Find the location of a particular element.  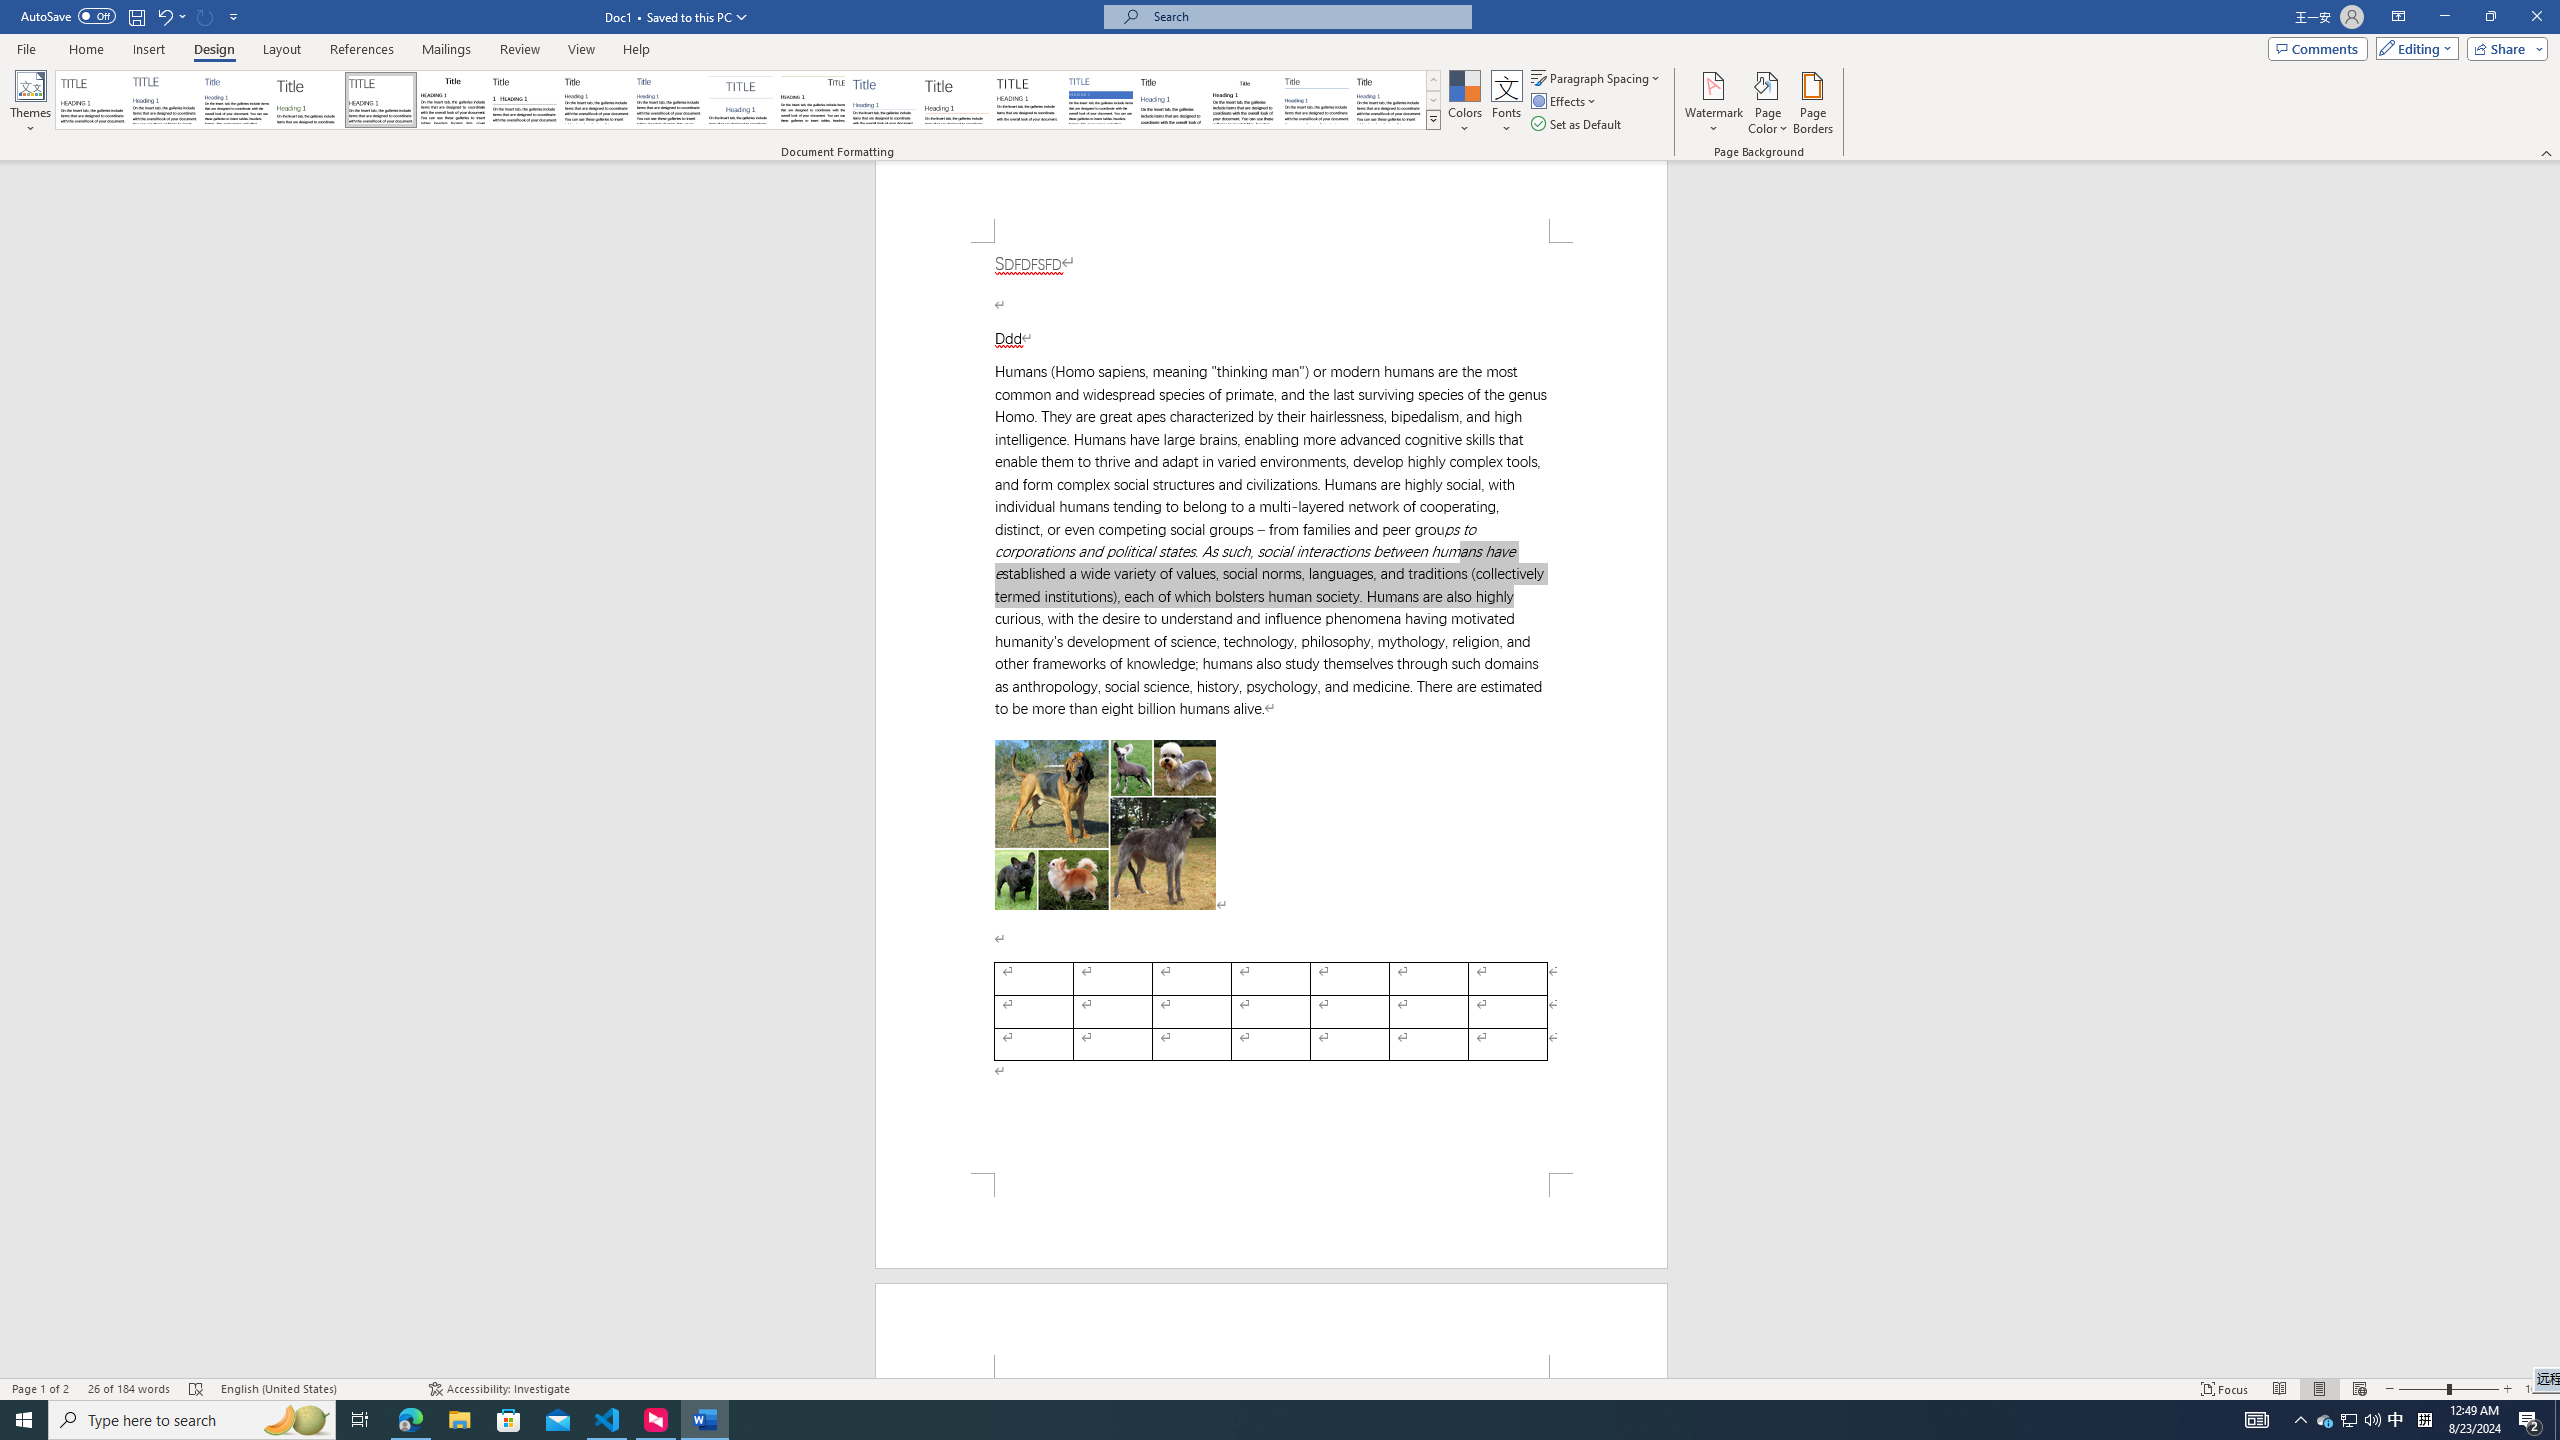

'Casual' is located at coordinates (668, 99).